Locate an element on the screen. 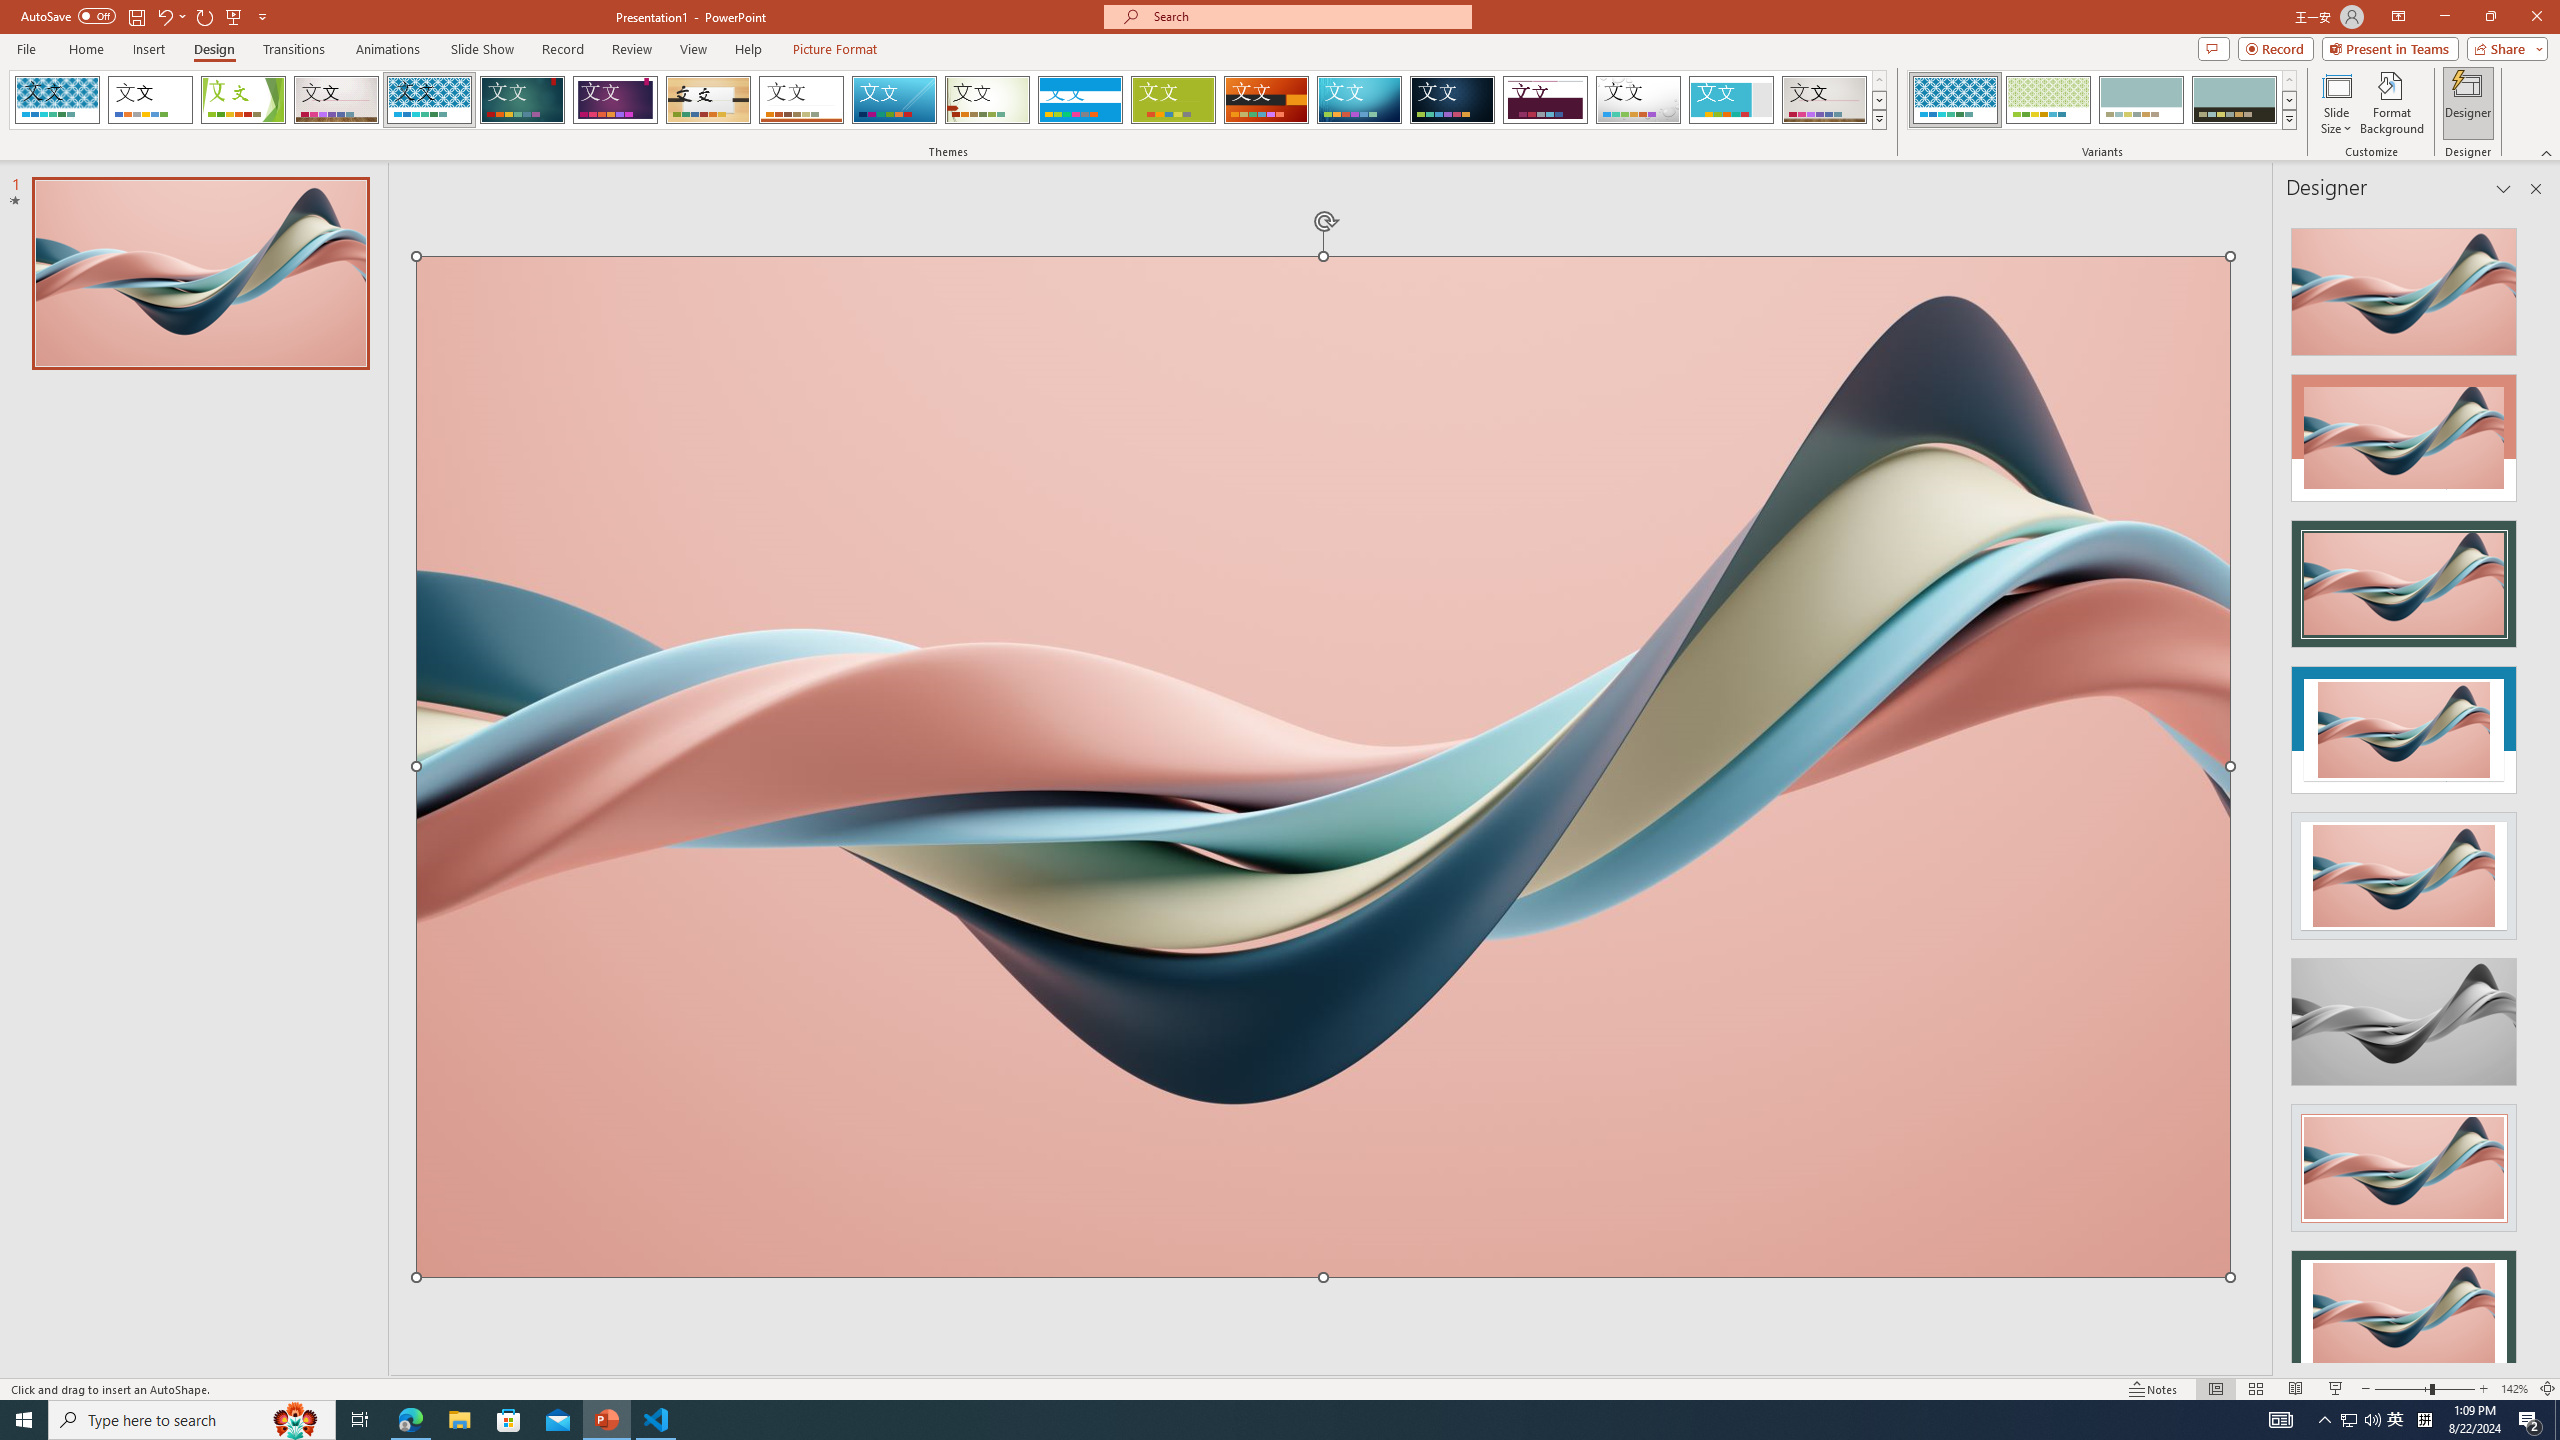 This screenshot has height=1440, width=2560. 'Dividend' is located at coordinates (1545, 99).